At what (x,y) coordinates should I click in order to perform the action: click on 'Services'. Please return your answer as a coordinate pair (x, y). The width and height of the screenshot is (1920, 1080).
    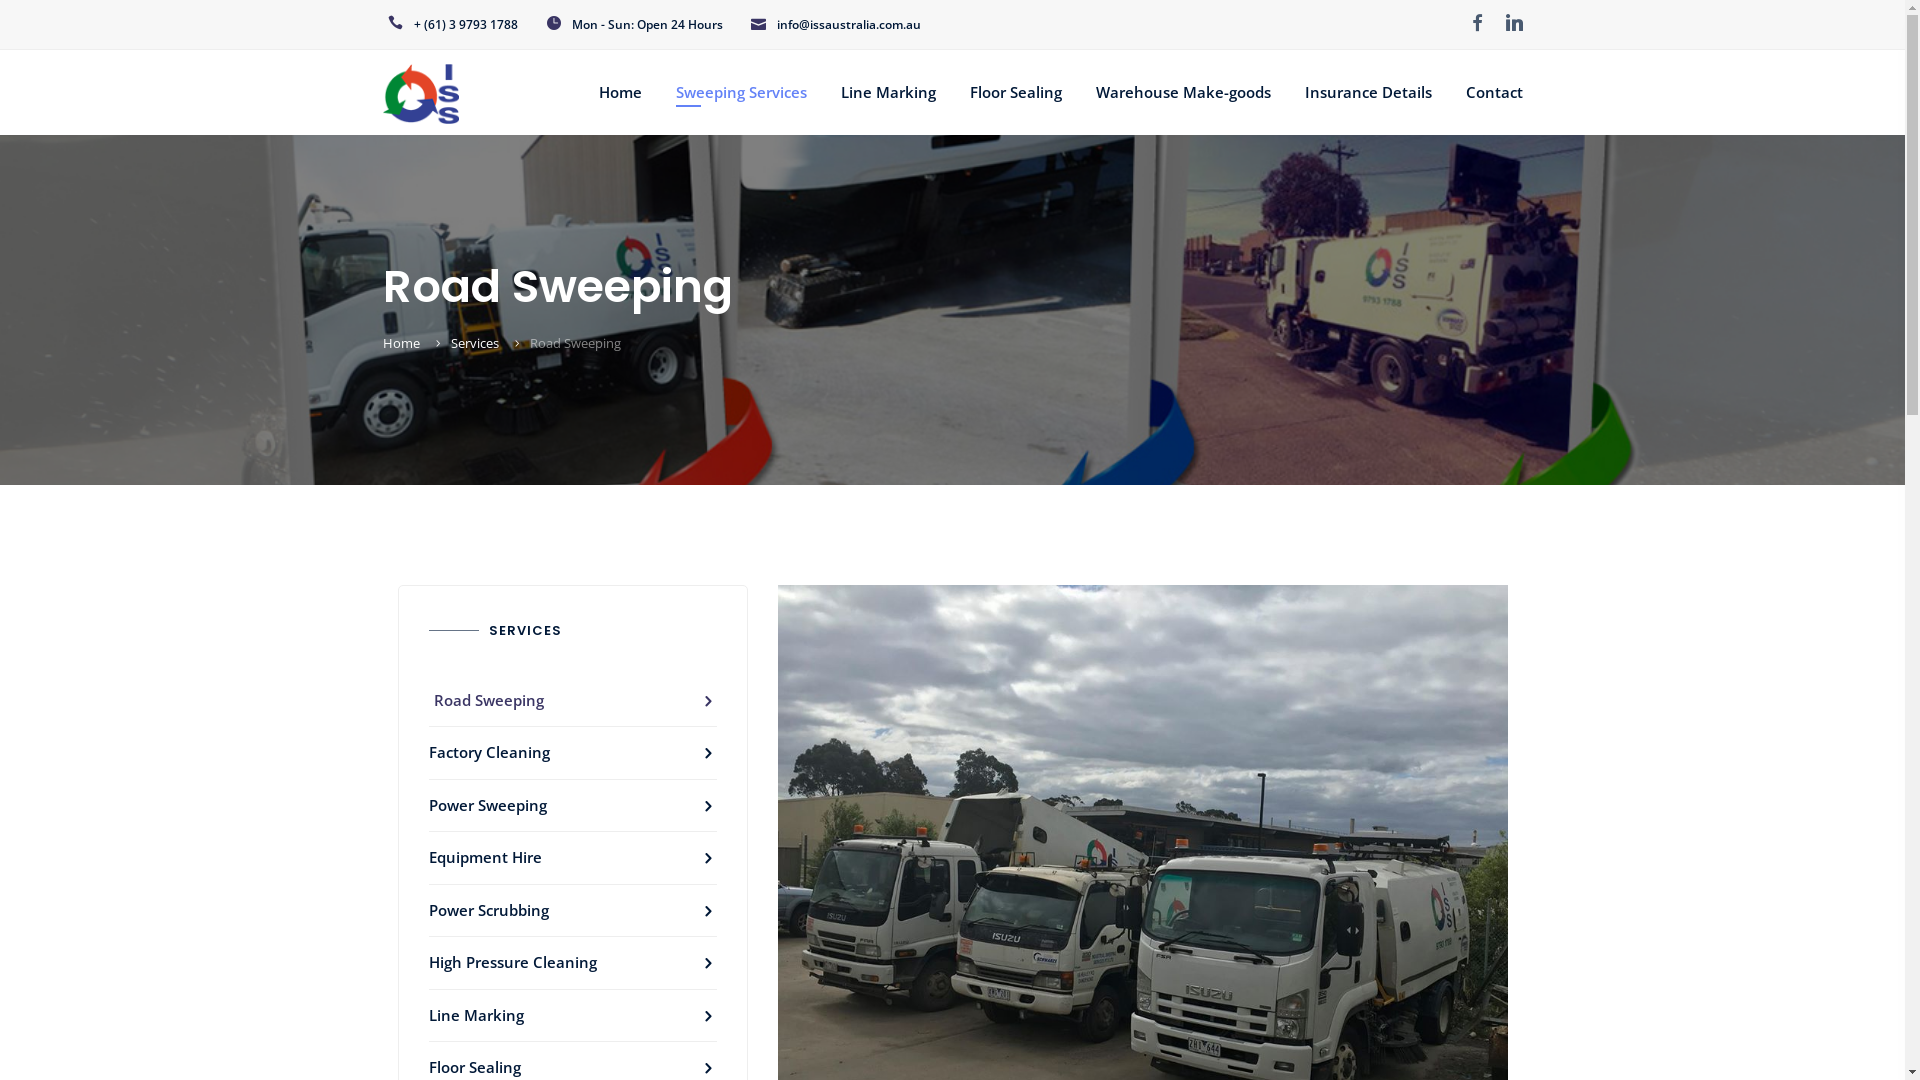
    Looking at the image, I should click on (473, 342).